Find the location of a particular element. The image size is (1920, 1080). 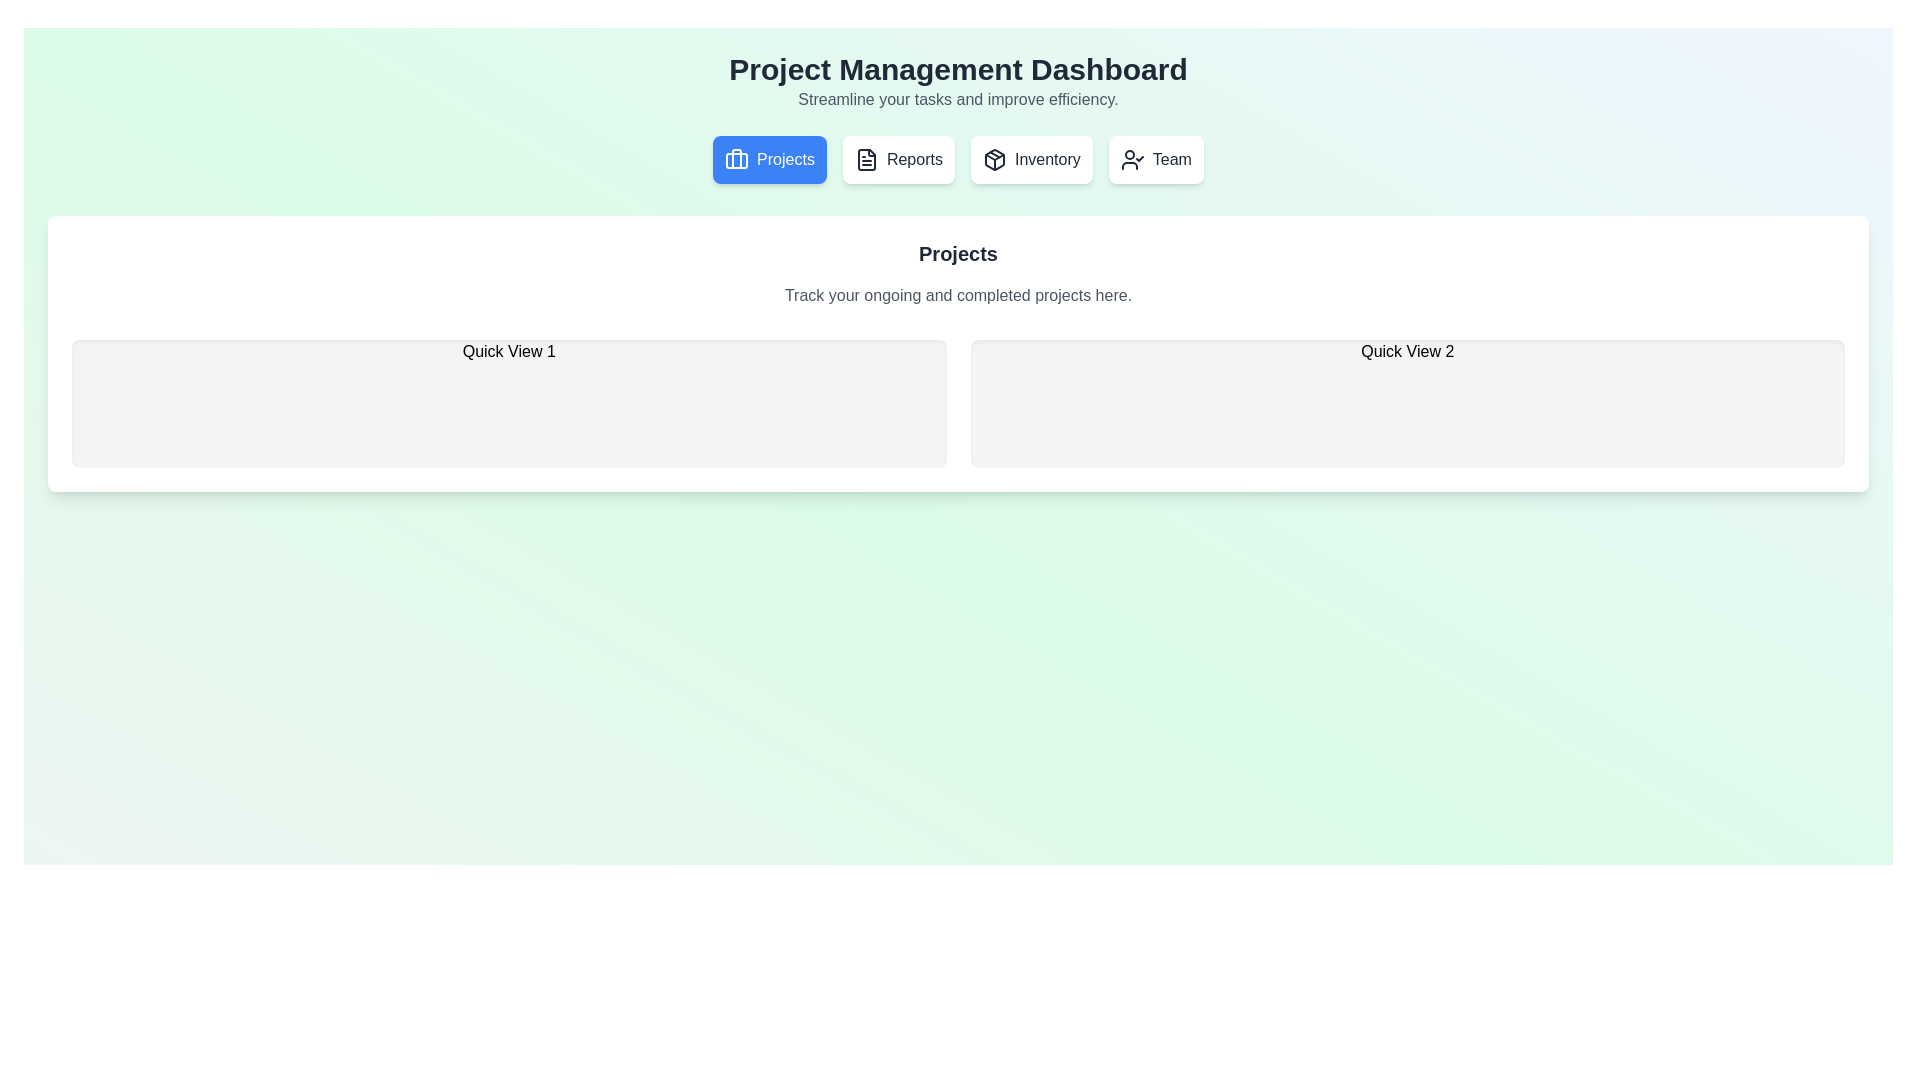

the 'Projects' button in the navigation bar is located at coordinates (785, 158).